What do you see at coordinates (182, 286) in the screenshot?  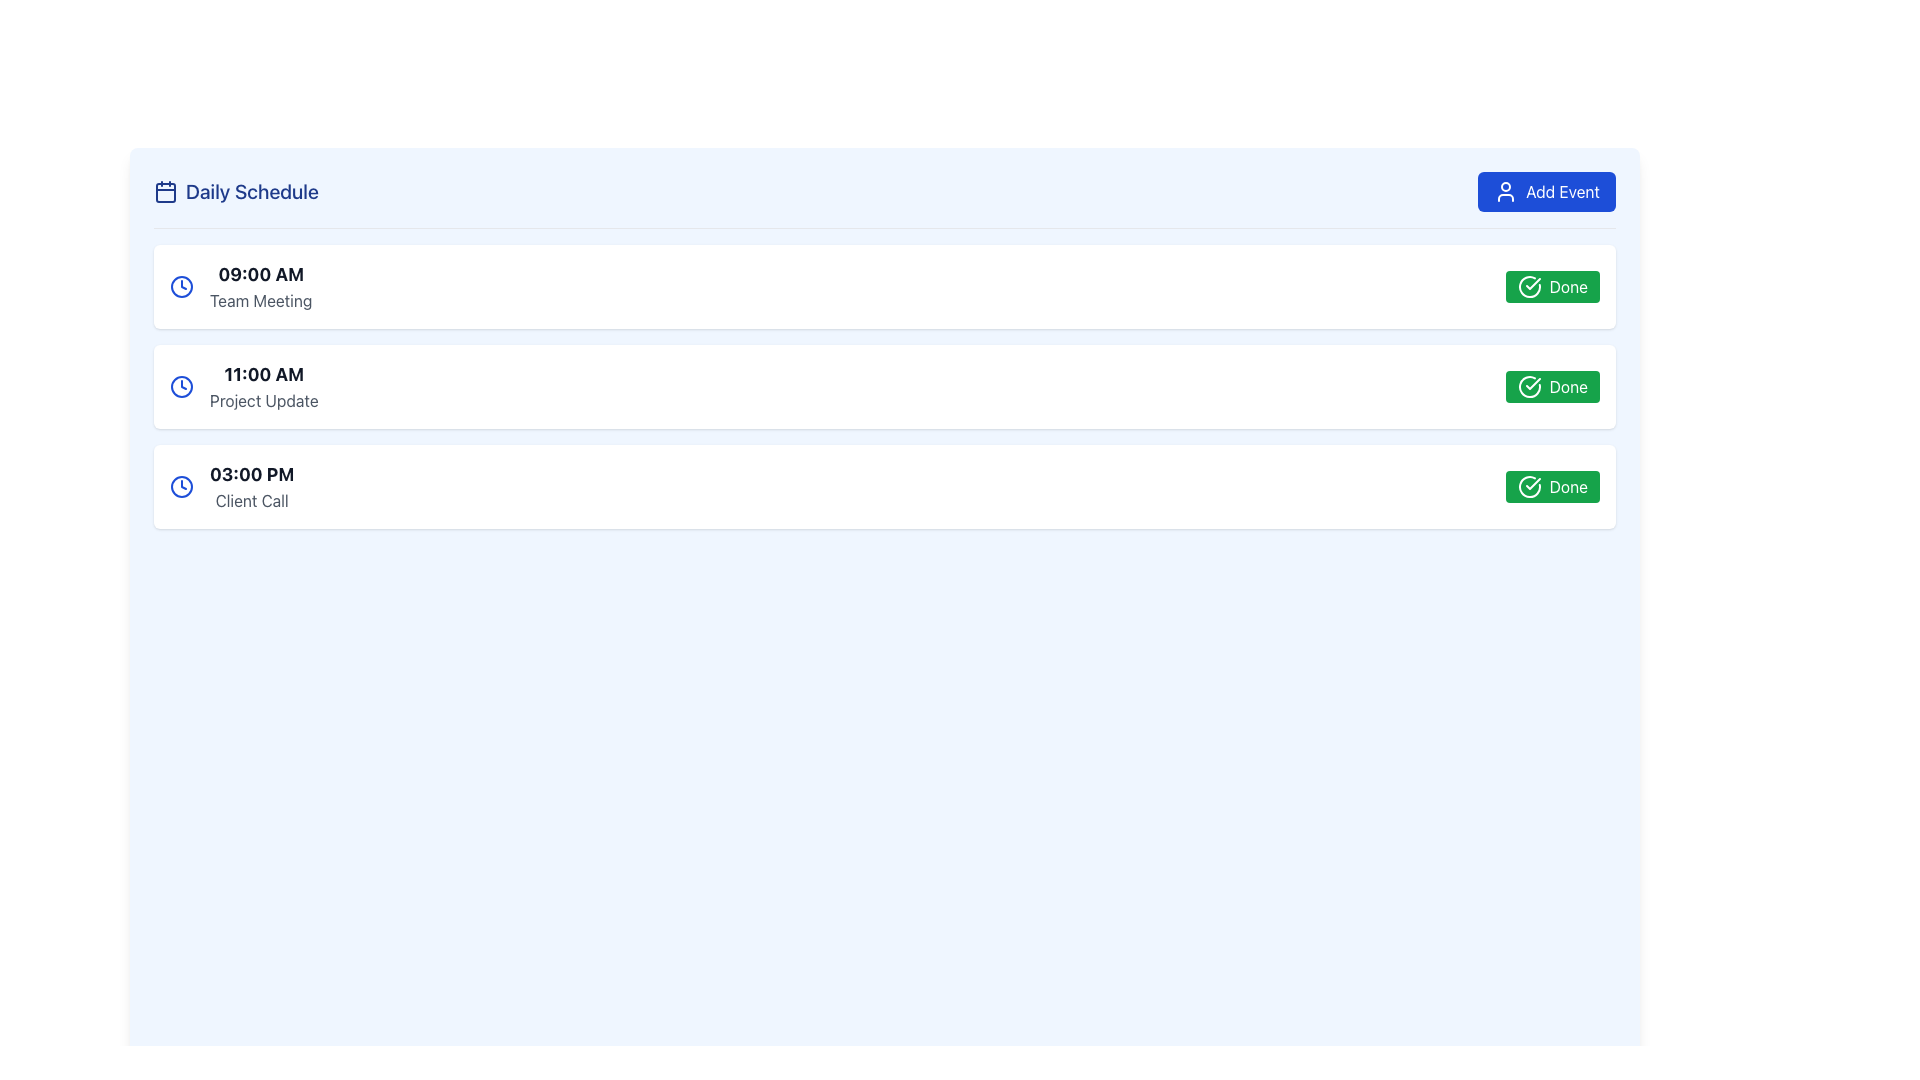 I see `the Icon representing the time for the '09:00 AM Team Meeting' located to the left of the text in the upper schedule list` at bounding box center [182, 286].